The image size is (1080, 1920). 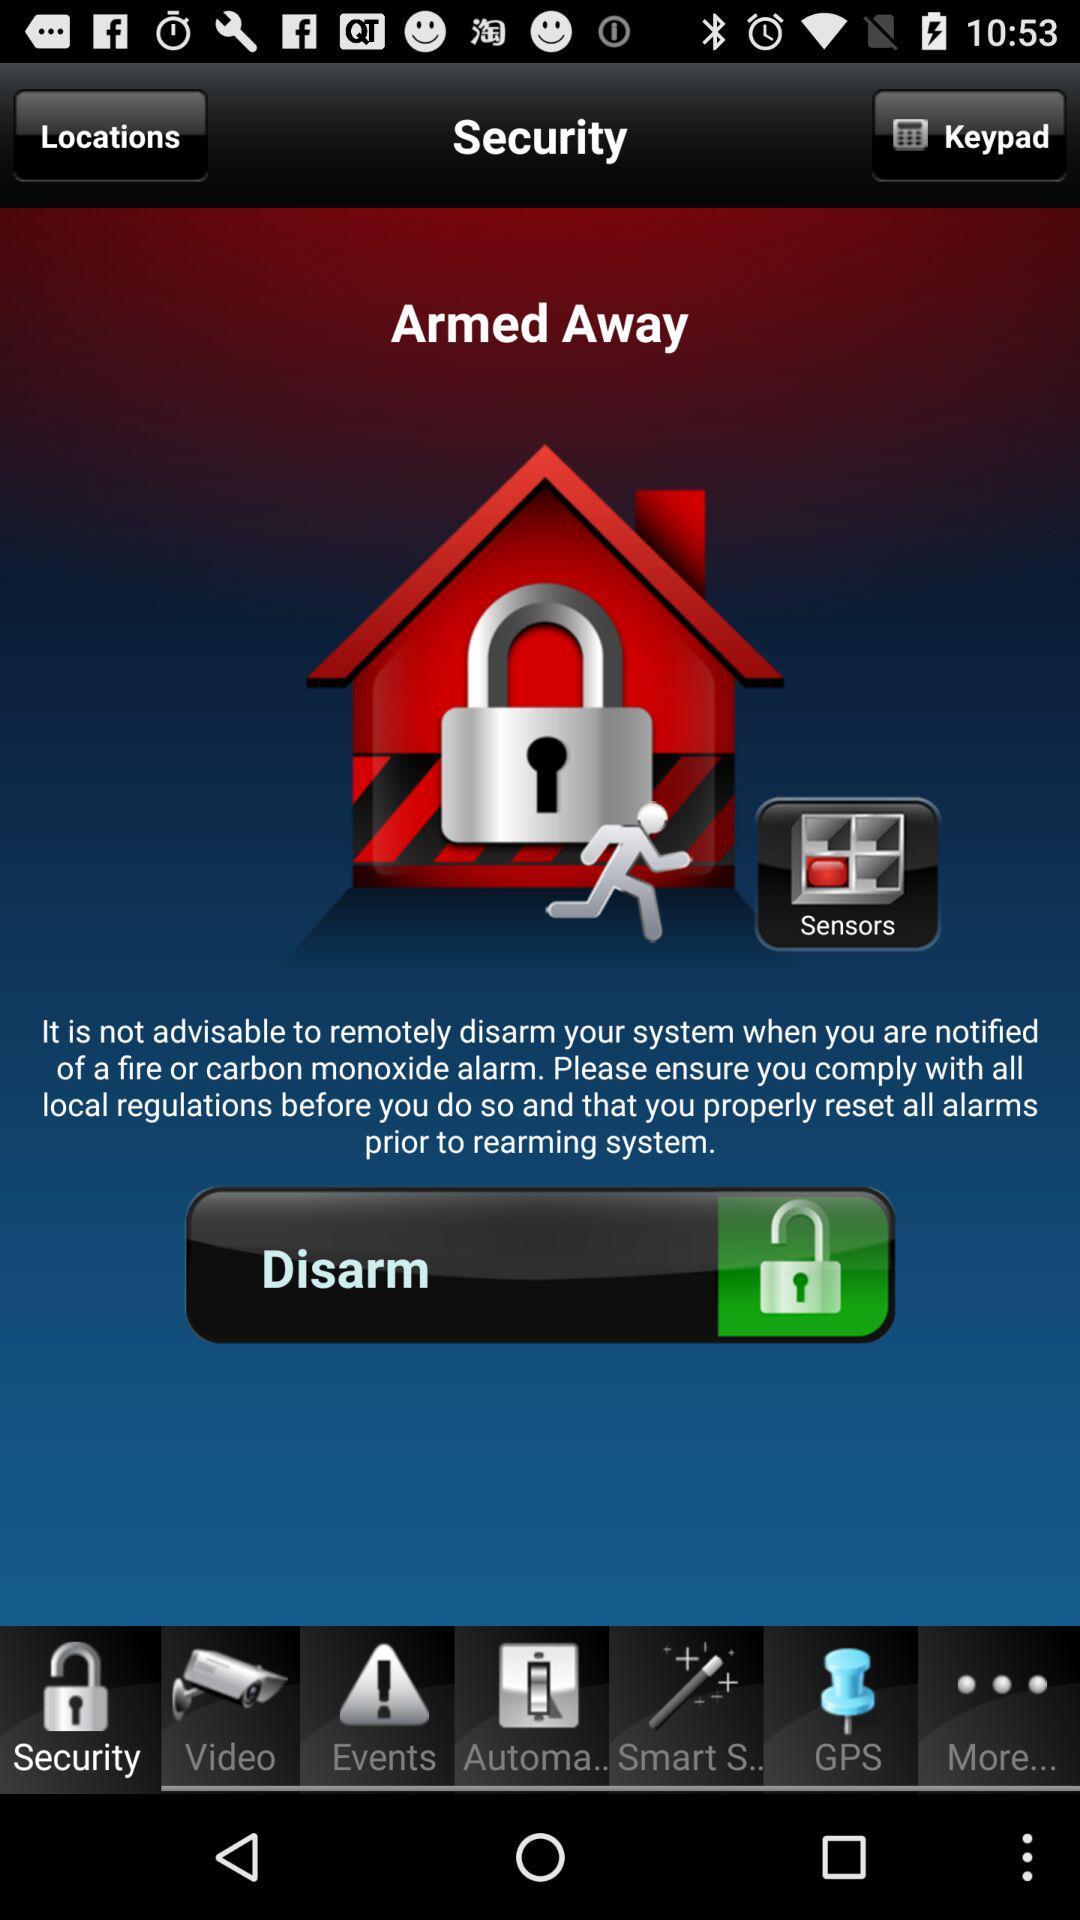 I want to click on the icon next to security app, so click(x=968, y=134).